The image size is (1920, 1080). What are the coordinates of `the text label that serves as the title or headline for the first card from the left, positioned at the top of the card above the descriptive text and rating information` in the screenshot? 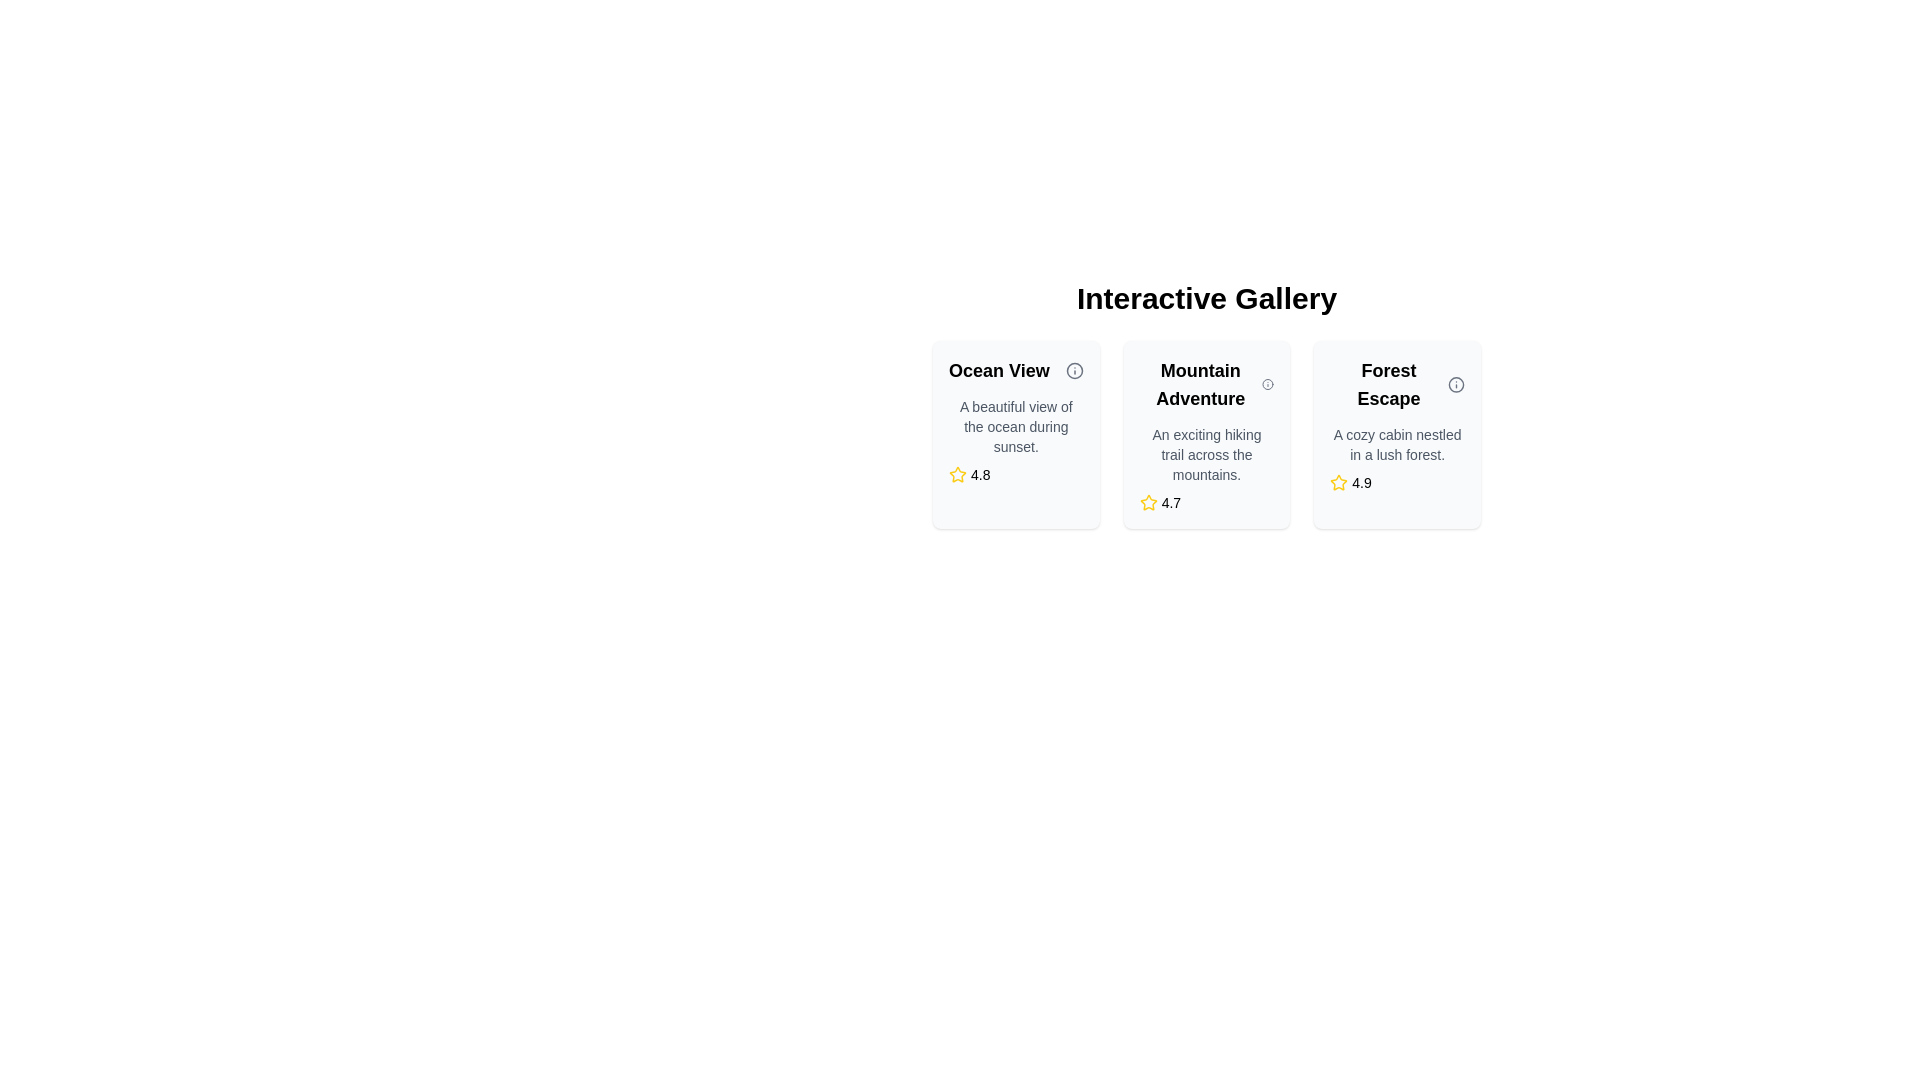 It's located at (1016, 370).